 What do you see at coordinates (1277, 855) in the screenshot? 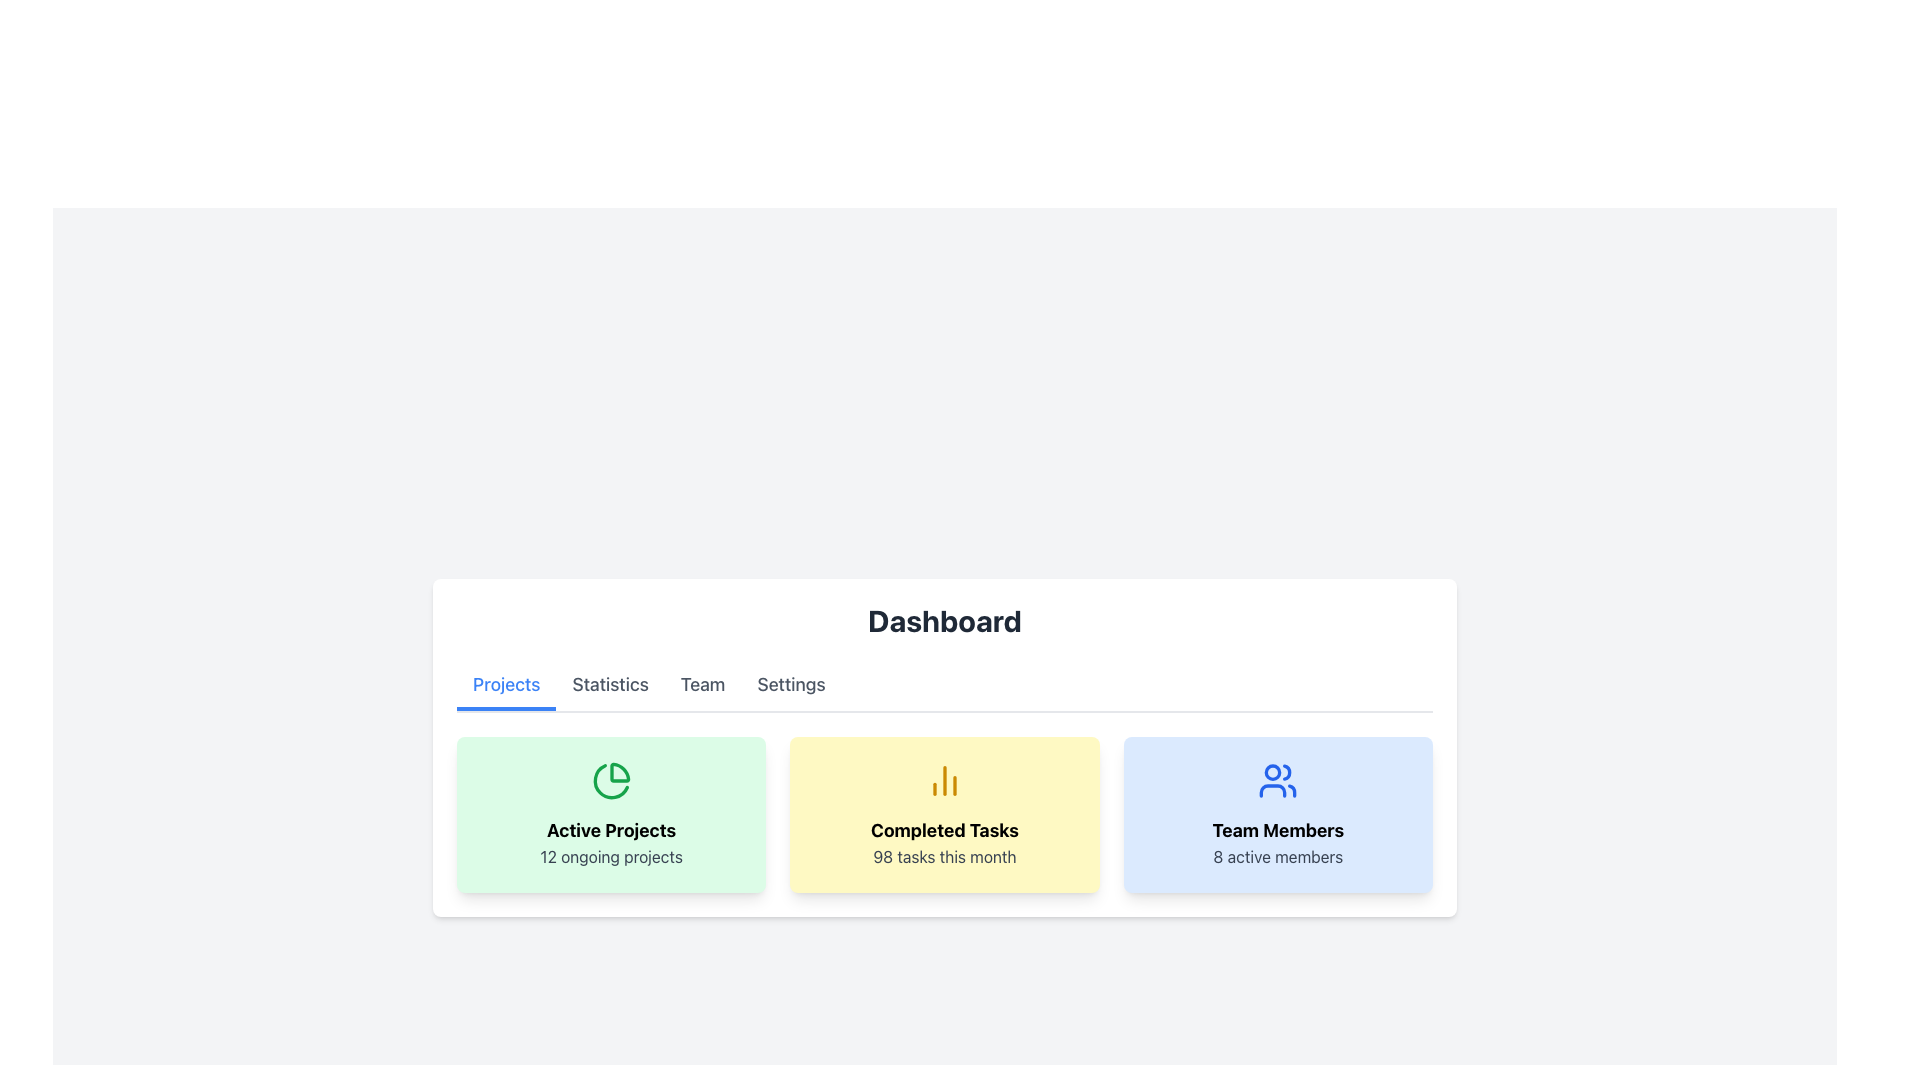
I see `the Text Label displaying the number of active members located at the bottom of the 'Team Members' card on the right side of the dashboard interface` at bounding box center [1277, 855].